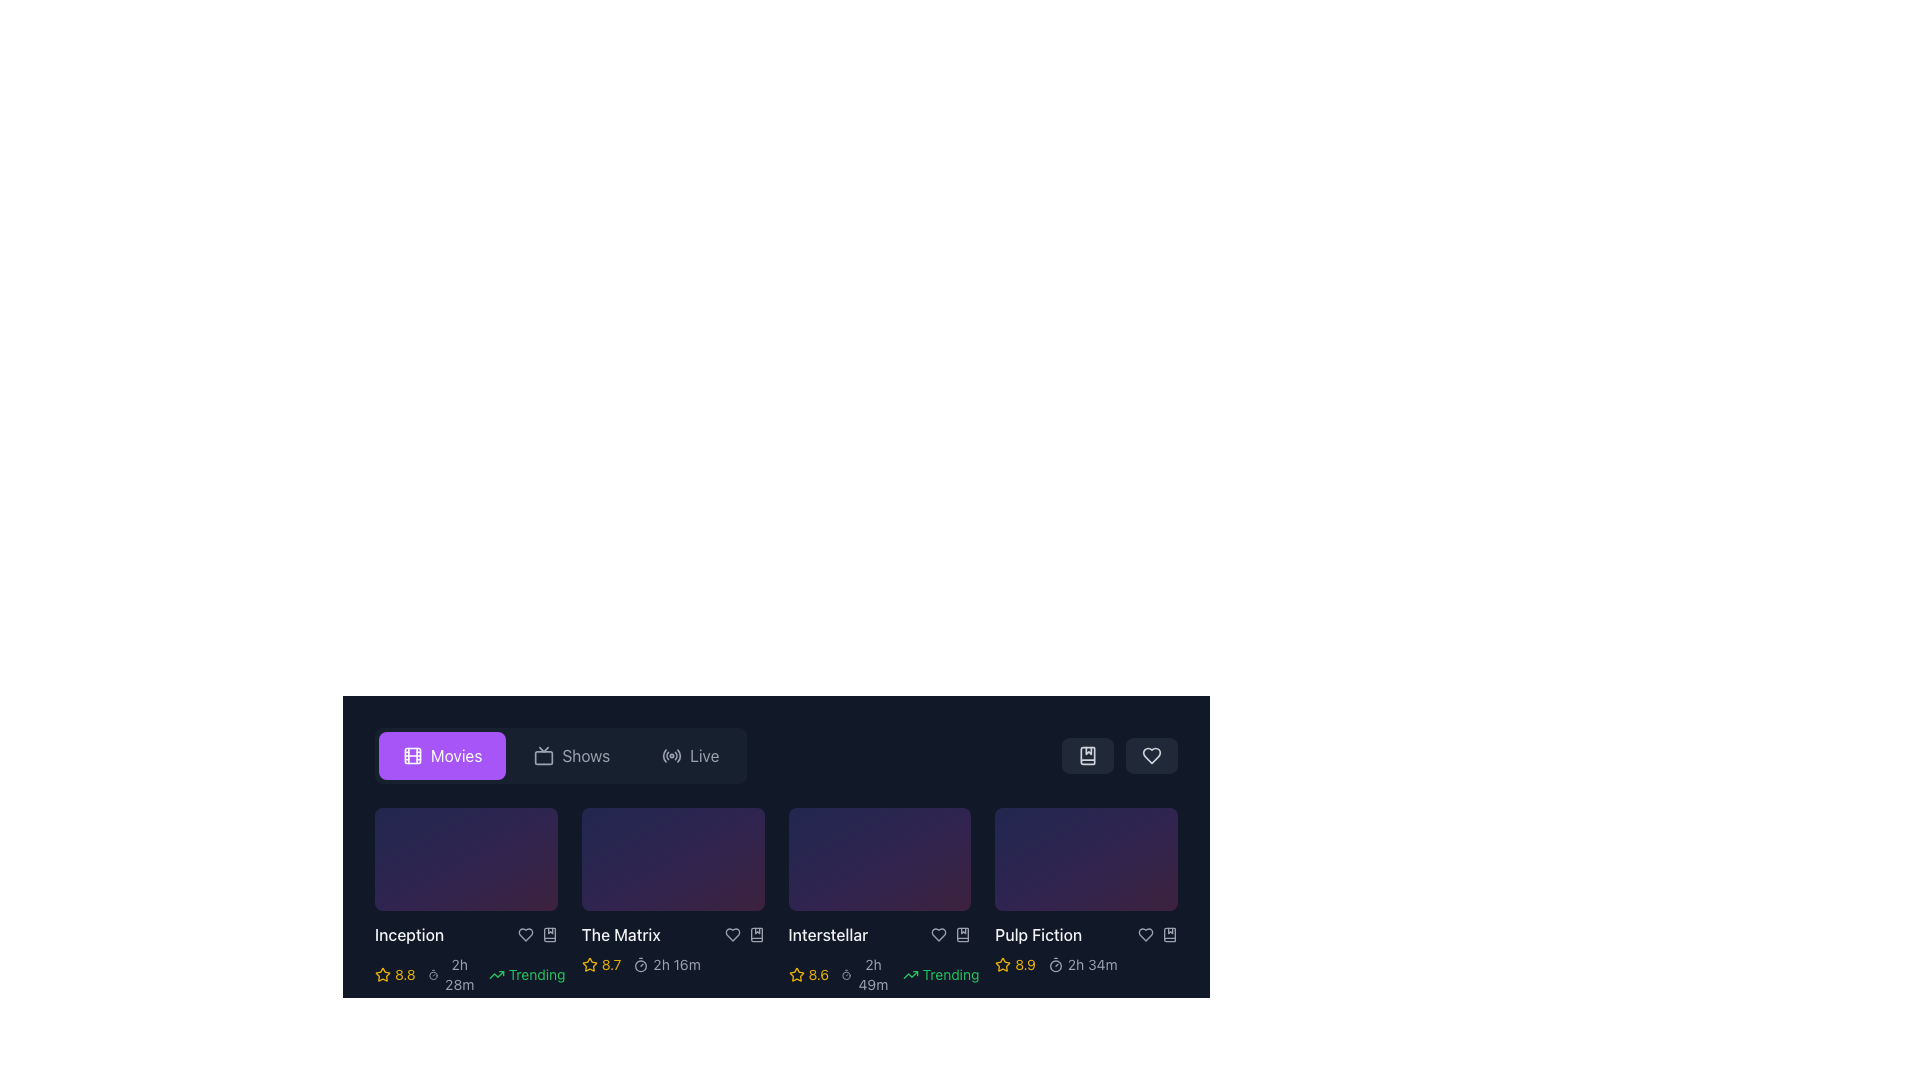  I want to click on the static text label displaying the title 'Interstellar', which is the third title in a horizontally arranged list of movie titles, so click(828, 934).